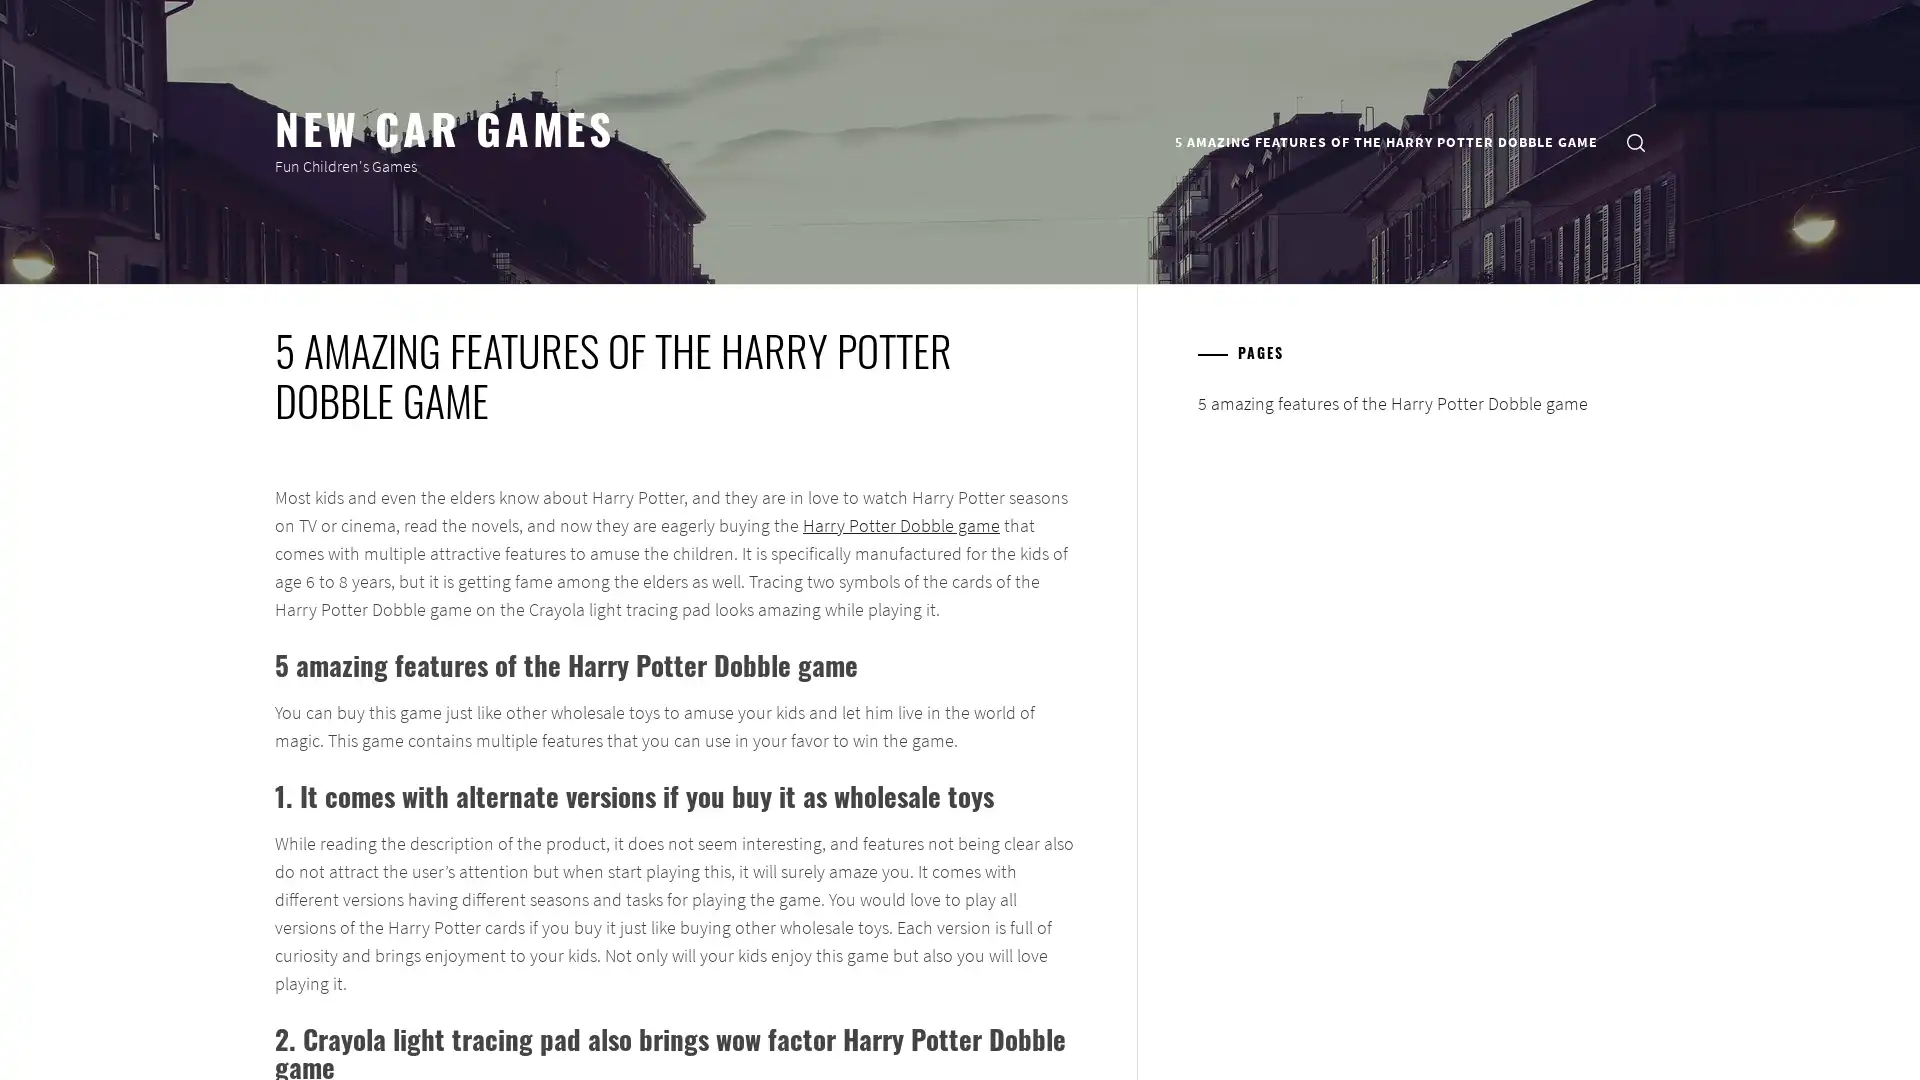 This screenshot has height=1080, width=1920. Describe the element at coordinates (1636, 140) in the screenshot. I see `search` at that location.